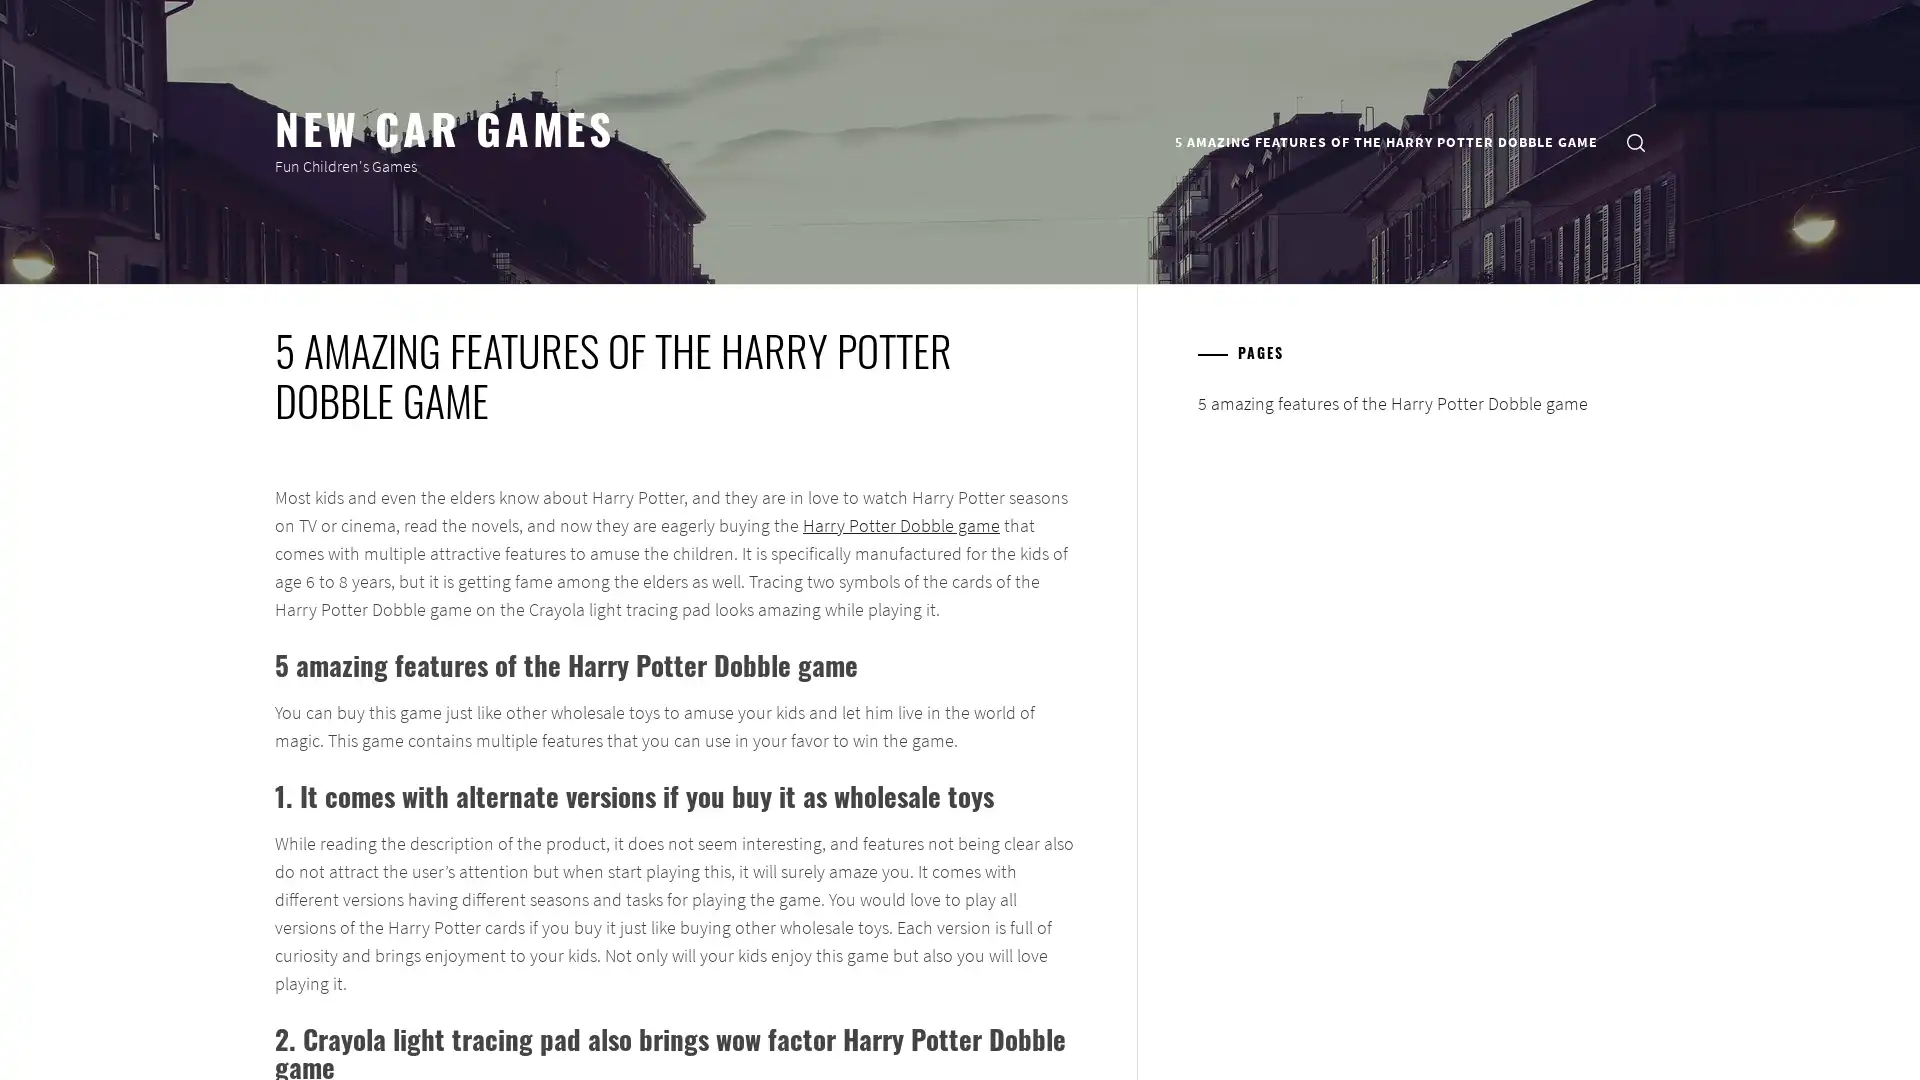 This screenshot has height=1080, width=1920. Describe the element at coordinates (1636, 140) in the screenshot. I see `search` at that location.